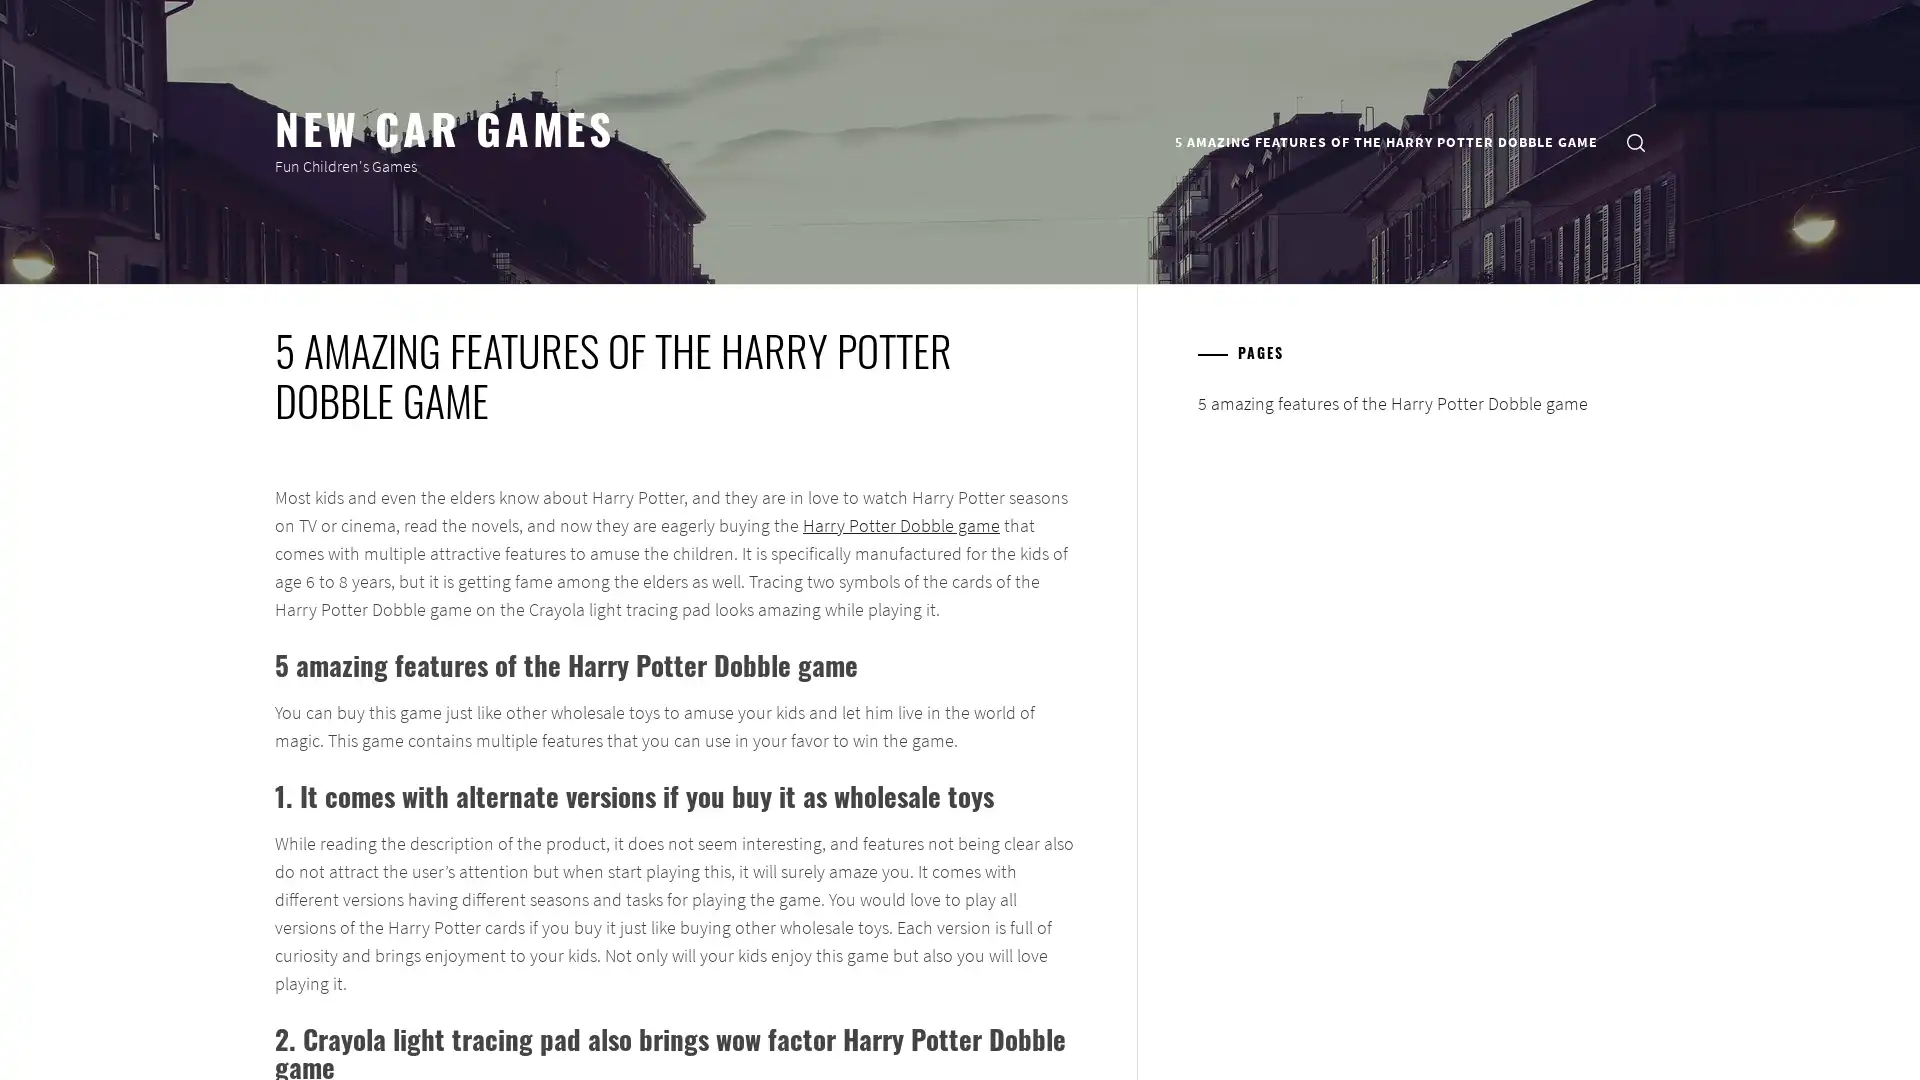 This screenshot has height=1080, width=1920. Describe the element at coordinates (1636, 140) in the screenshot. I see `search` at that location.